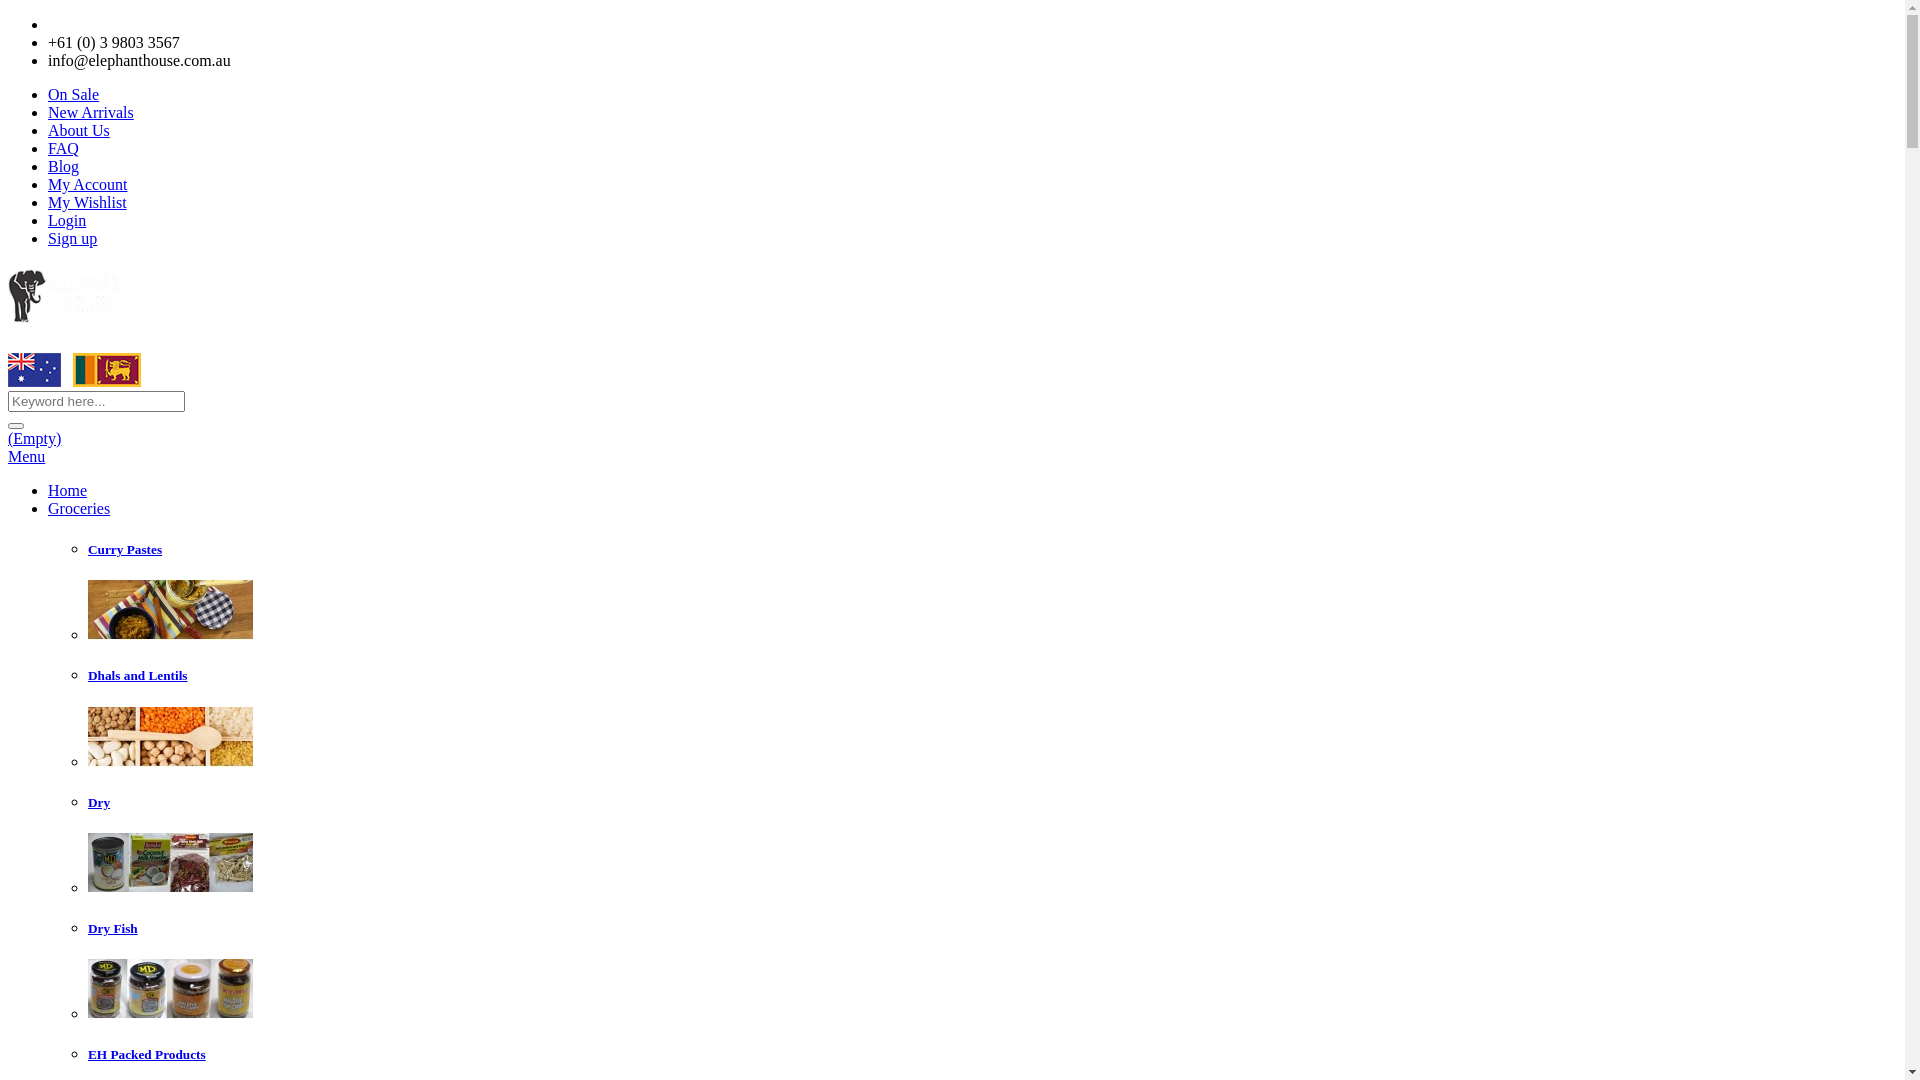 This screenshot has width=1920, height=1080. I want to click on 'New Arrivals', so click(90, 112).